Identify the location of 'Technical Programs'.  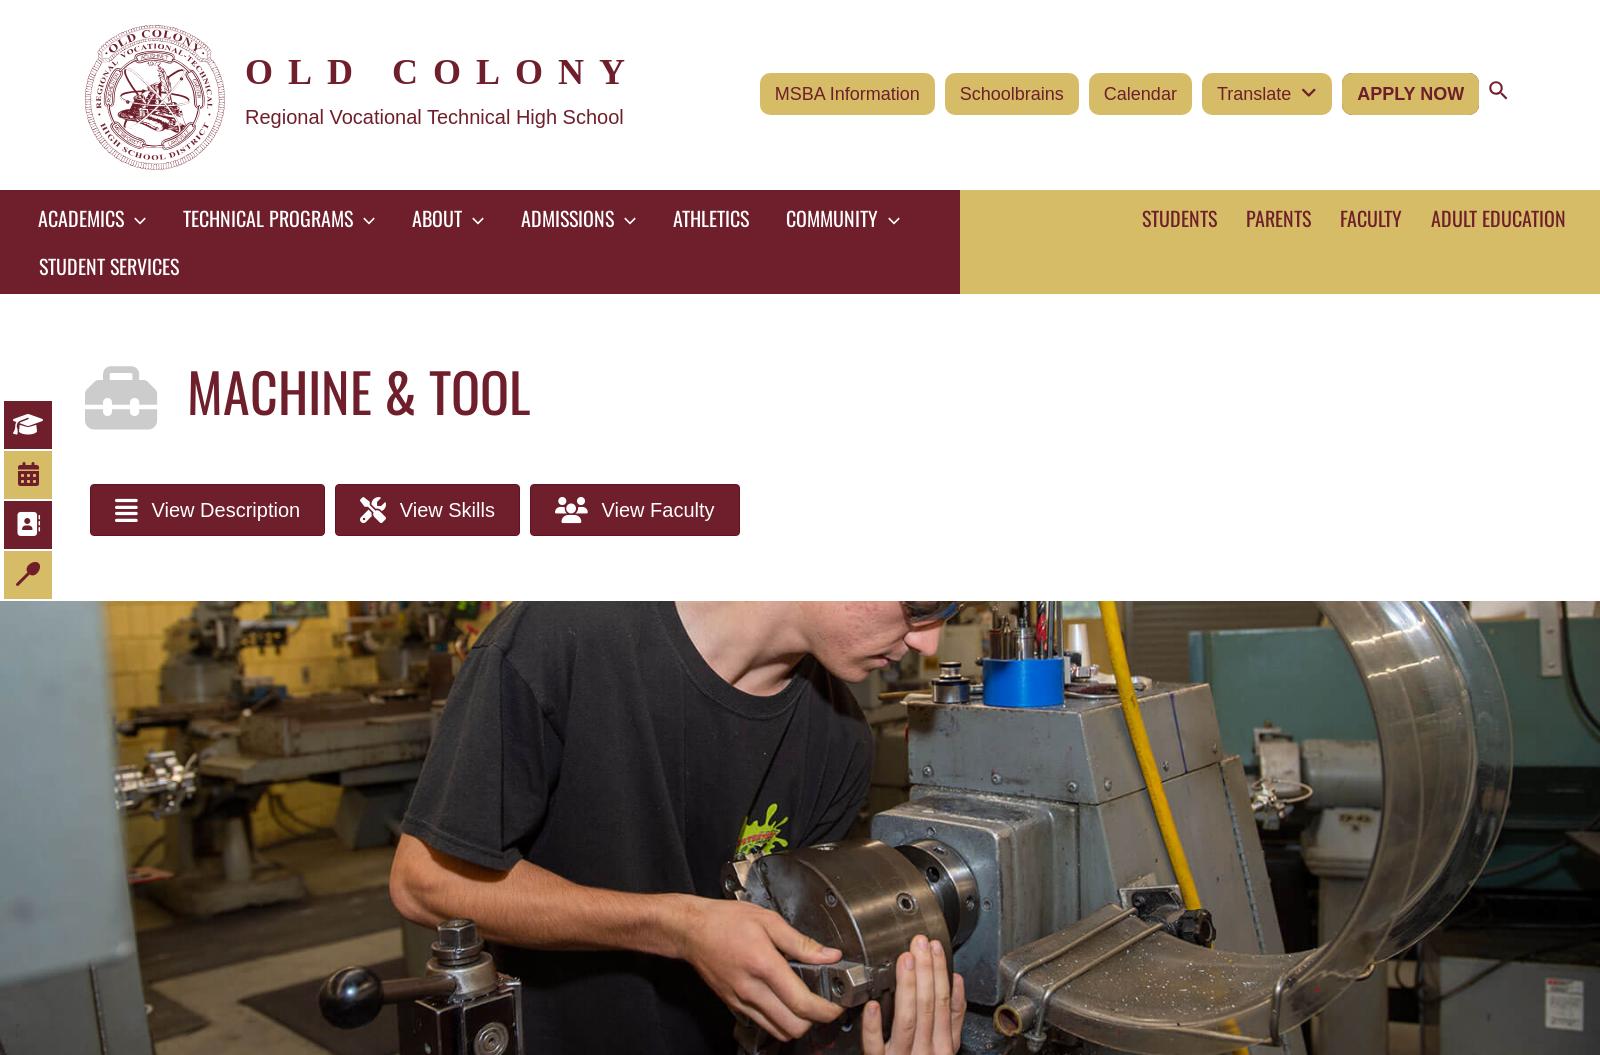
(268, 216).